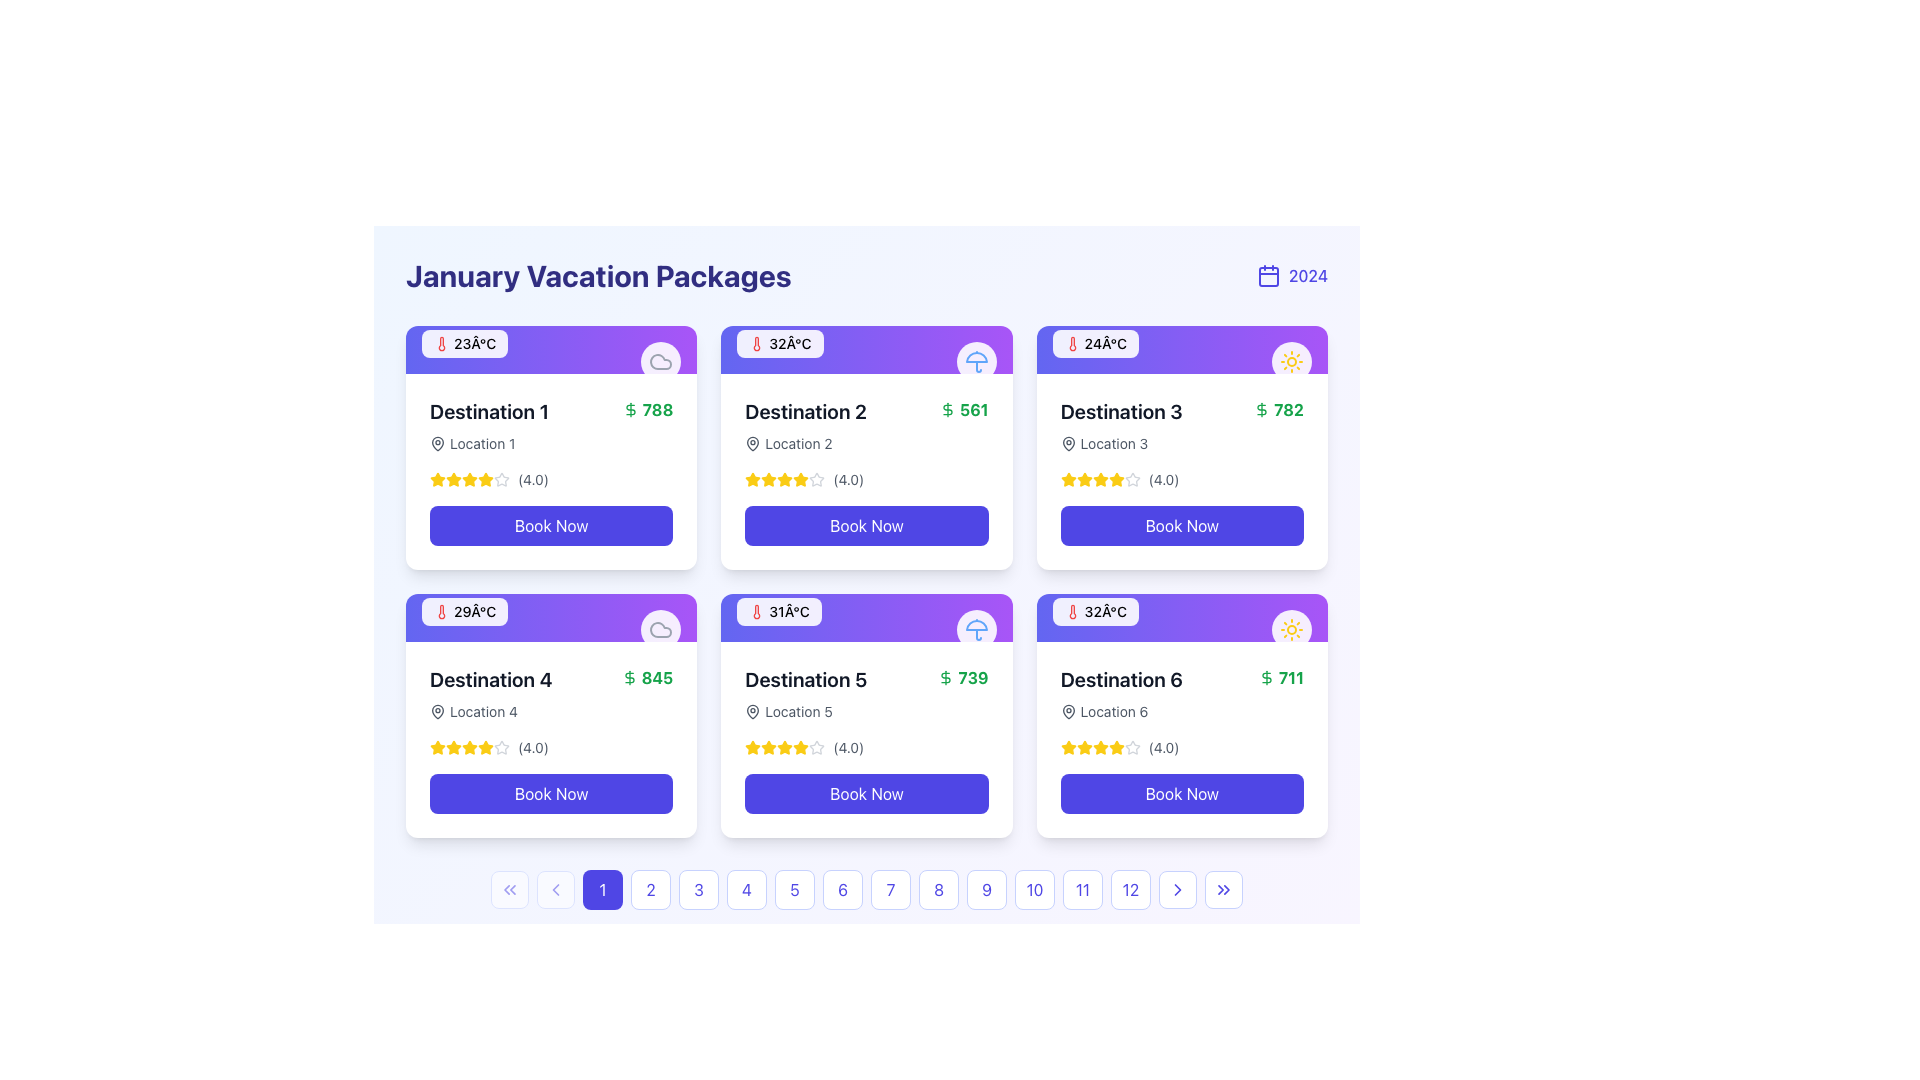 Image resolution: width=1920 pixels, height=1080 pixels. Describe the element at coordinates (806, 424) in the screenshot. I see `the Label with text group that summarizes the destination's name and location` at that location.